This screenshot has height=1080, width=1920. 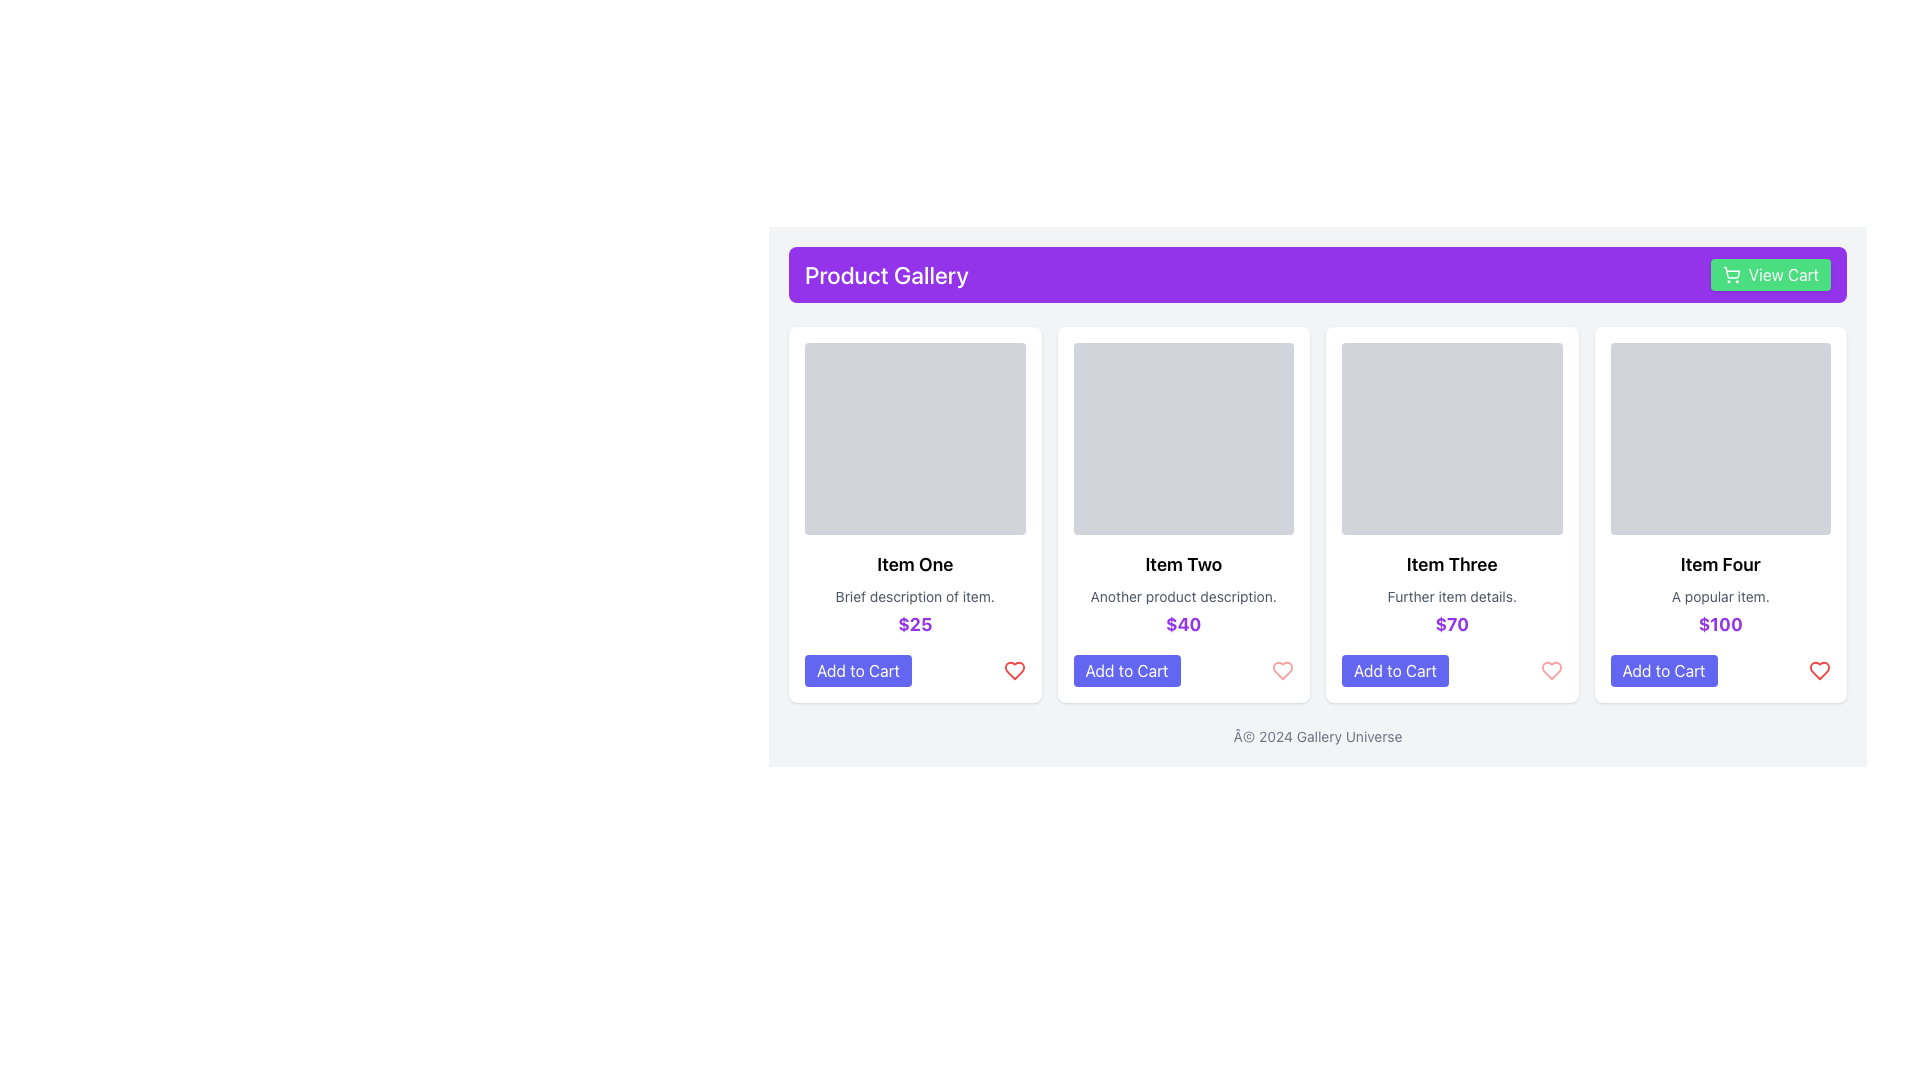 What do you see at coordinates (914, 623) in the screenshot?
I see `the price text label for 'Item One' in the first column of the product gallery, located below the brief description and above the 'Add to Cart' button` at bounding box center [914, 623].